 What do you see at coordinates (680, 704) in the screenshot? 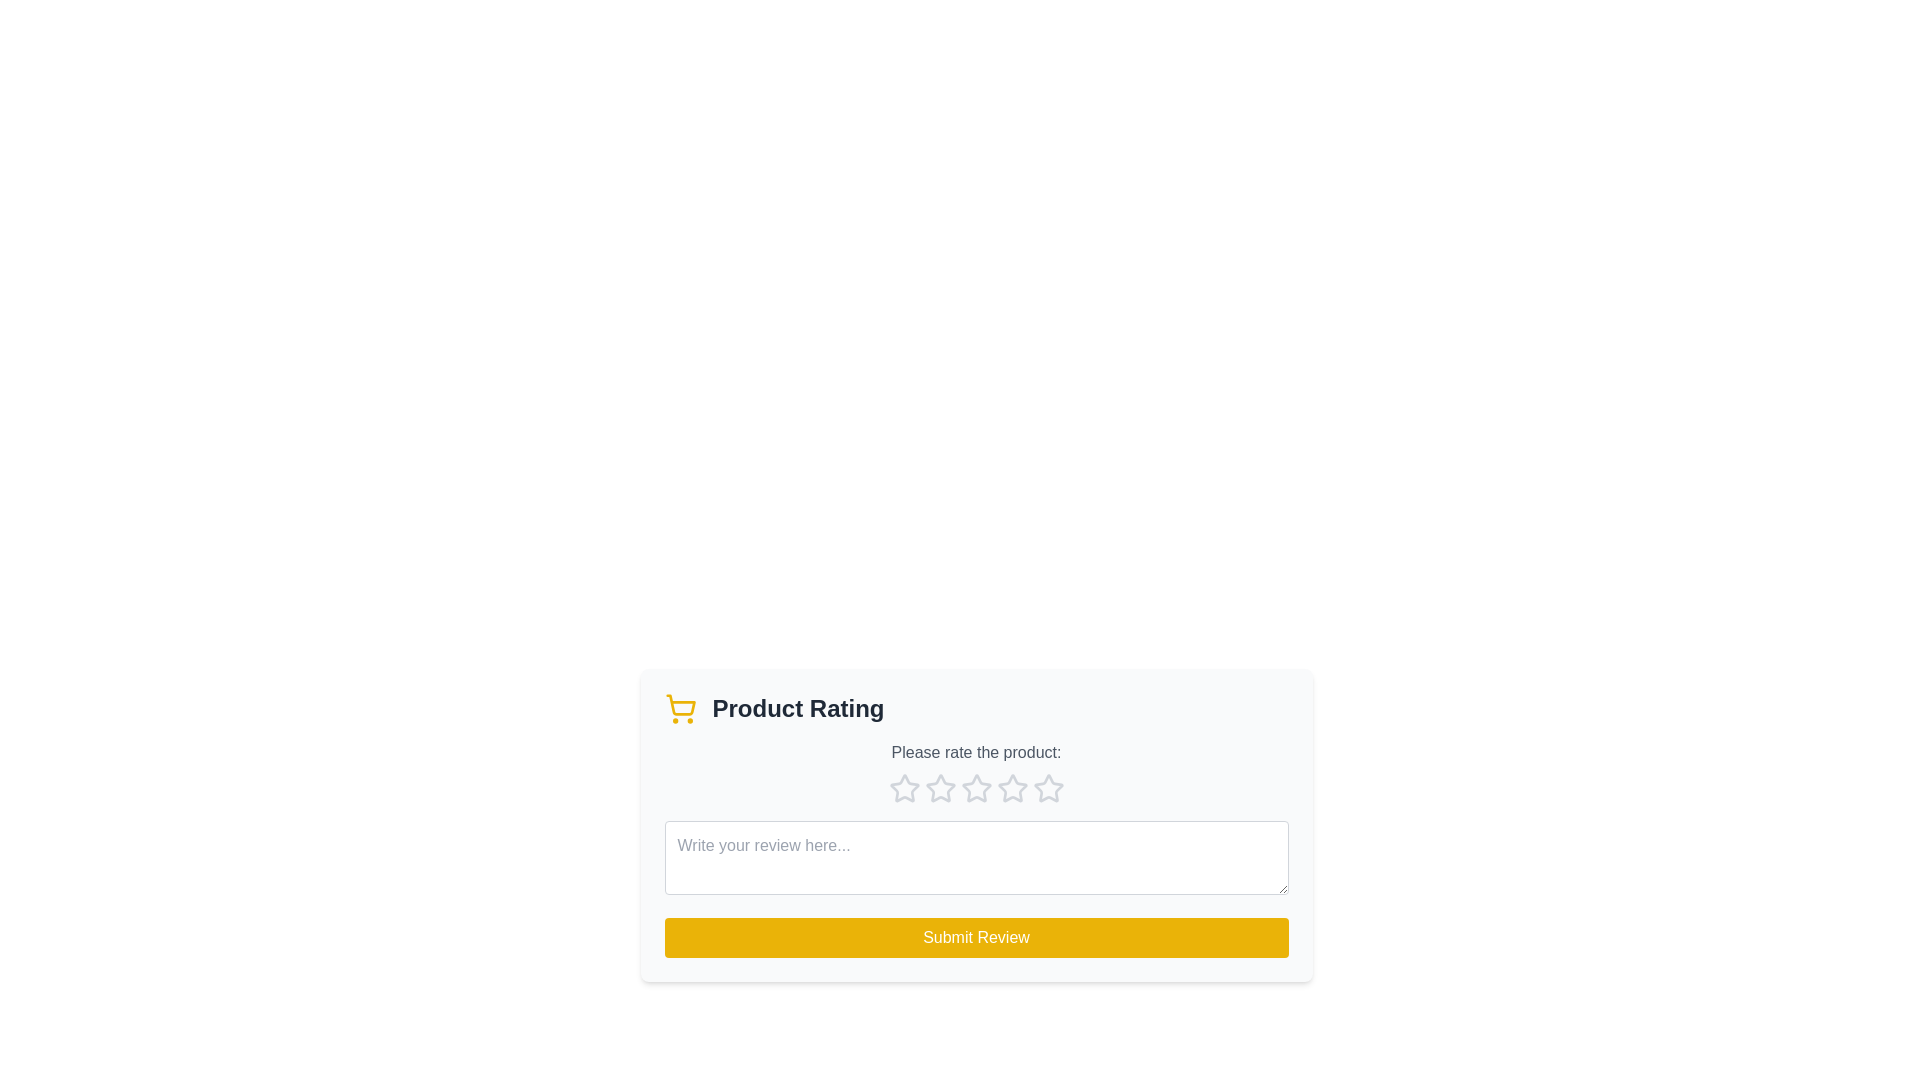
I see `the main body shape of the shopping cart icon, which is prominently displayed at the top of the 'Product Rating' section` at bounding box center [680, 704].